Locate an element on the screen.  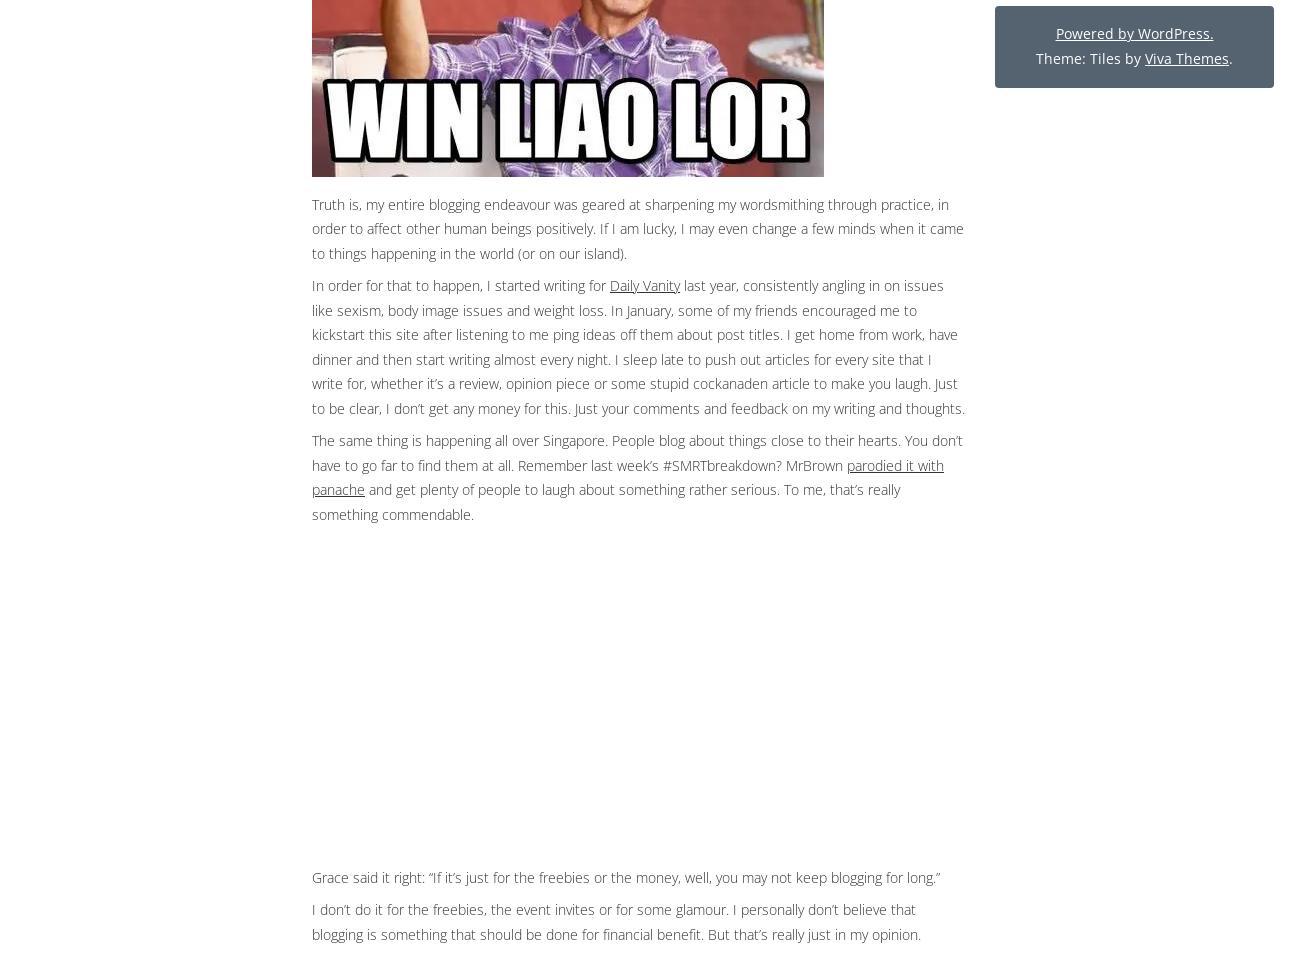
'Daily Vanity' is located at coordinates (645, 284).